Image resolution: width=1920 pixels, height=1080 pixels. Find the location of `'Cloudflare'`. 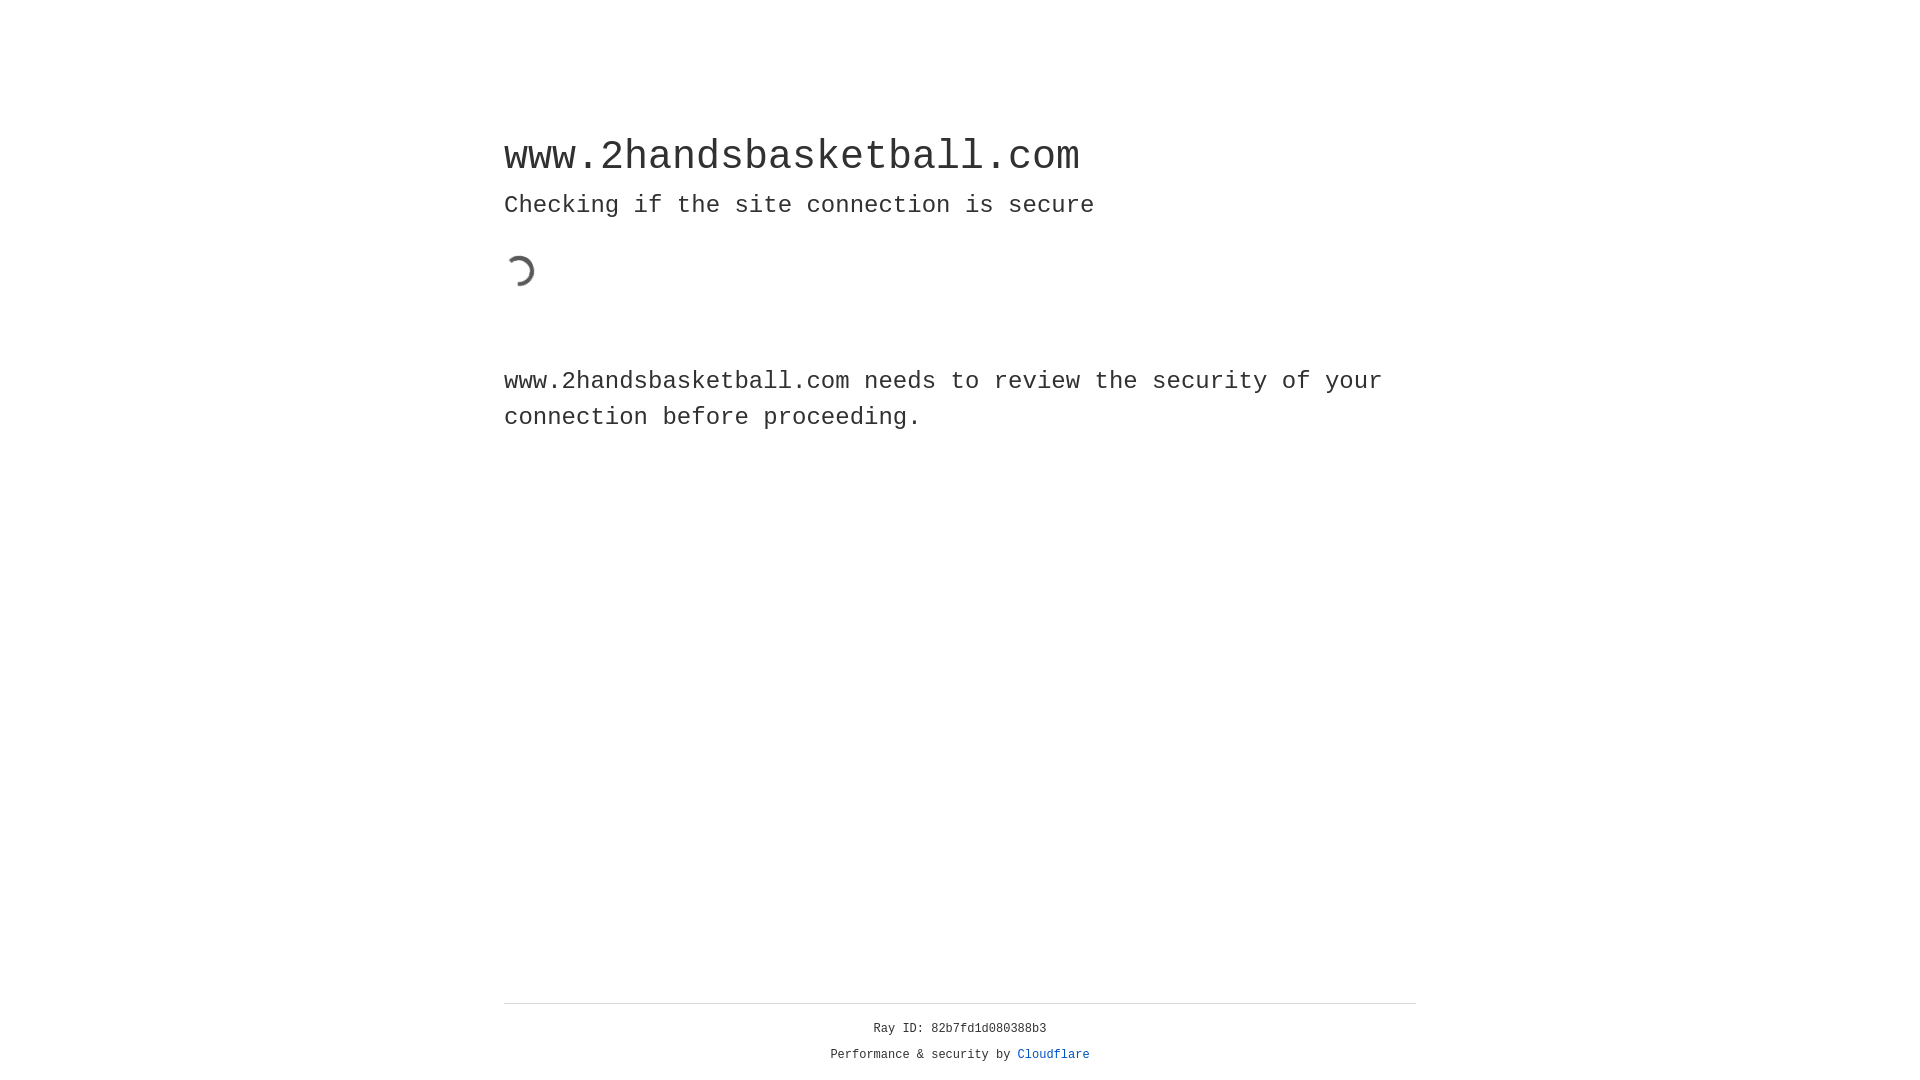

'Cloudflare' is located at coordinates (1053, 1054).